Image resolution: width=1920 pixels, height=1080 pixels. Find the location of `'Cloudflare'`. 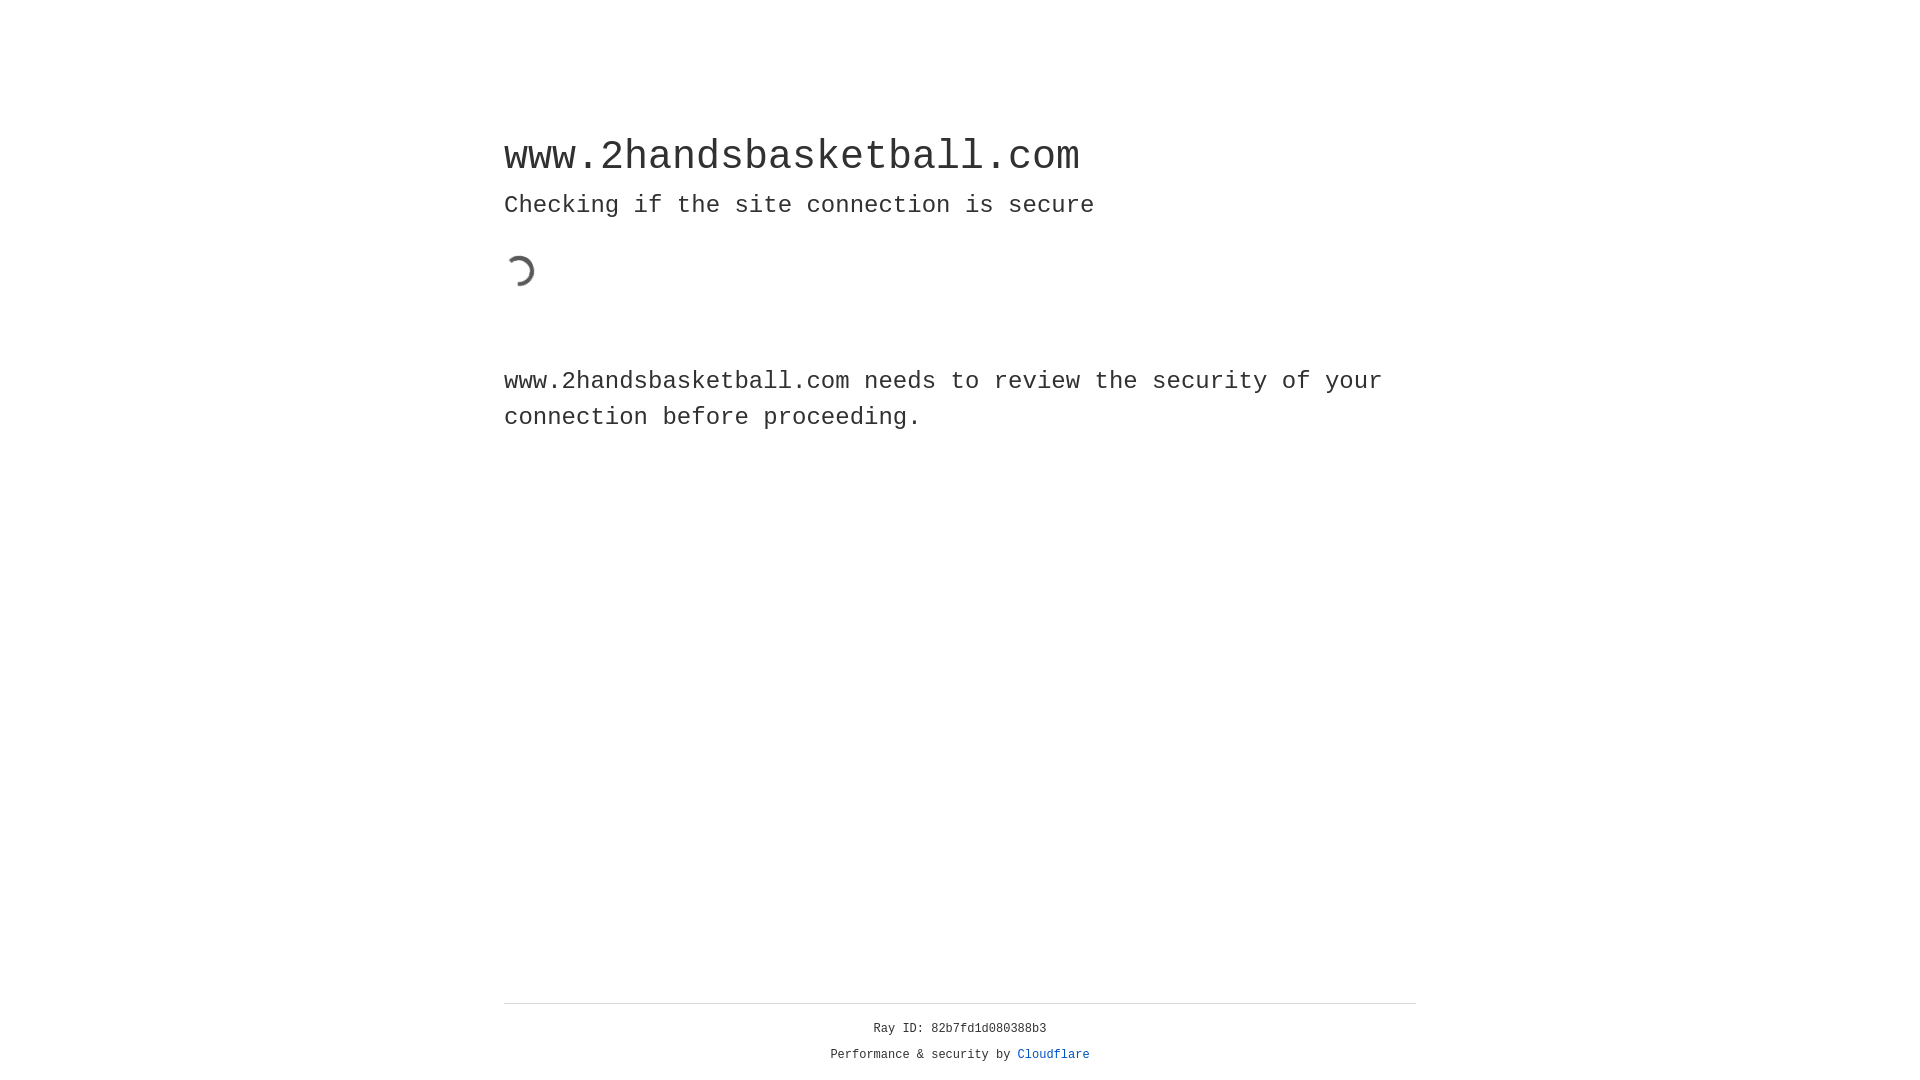

'Cloudflare' is located at coordinates (1053, 1054).